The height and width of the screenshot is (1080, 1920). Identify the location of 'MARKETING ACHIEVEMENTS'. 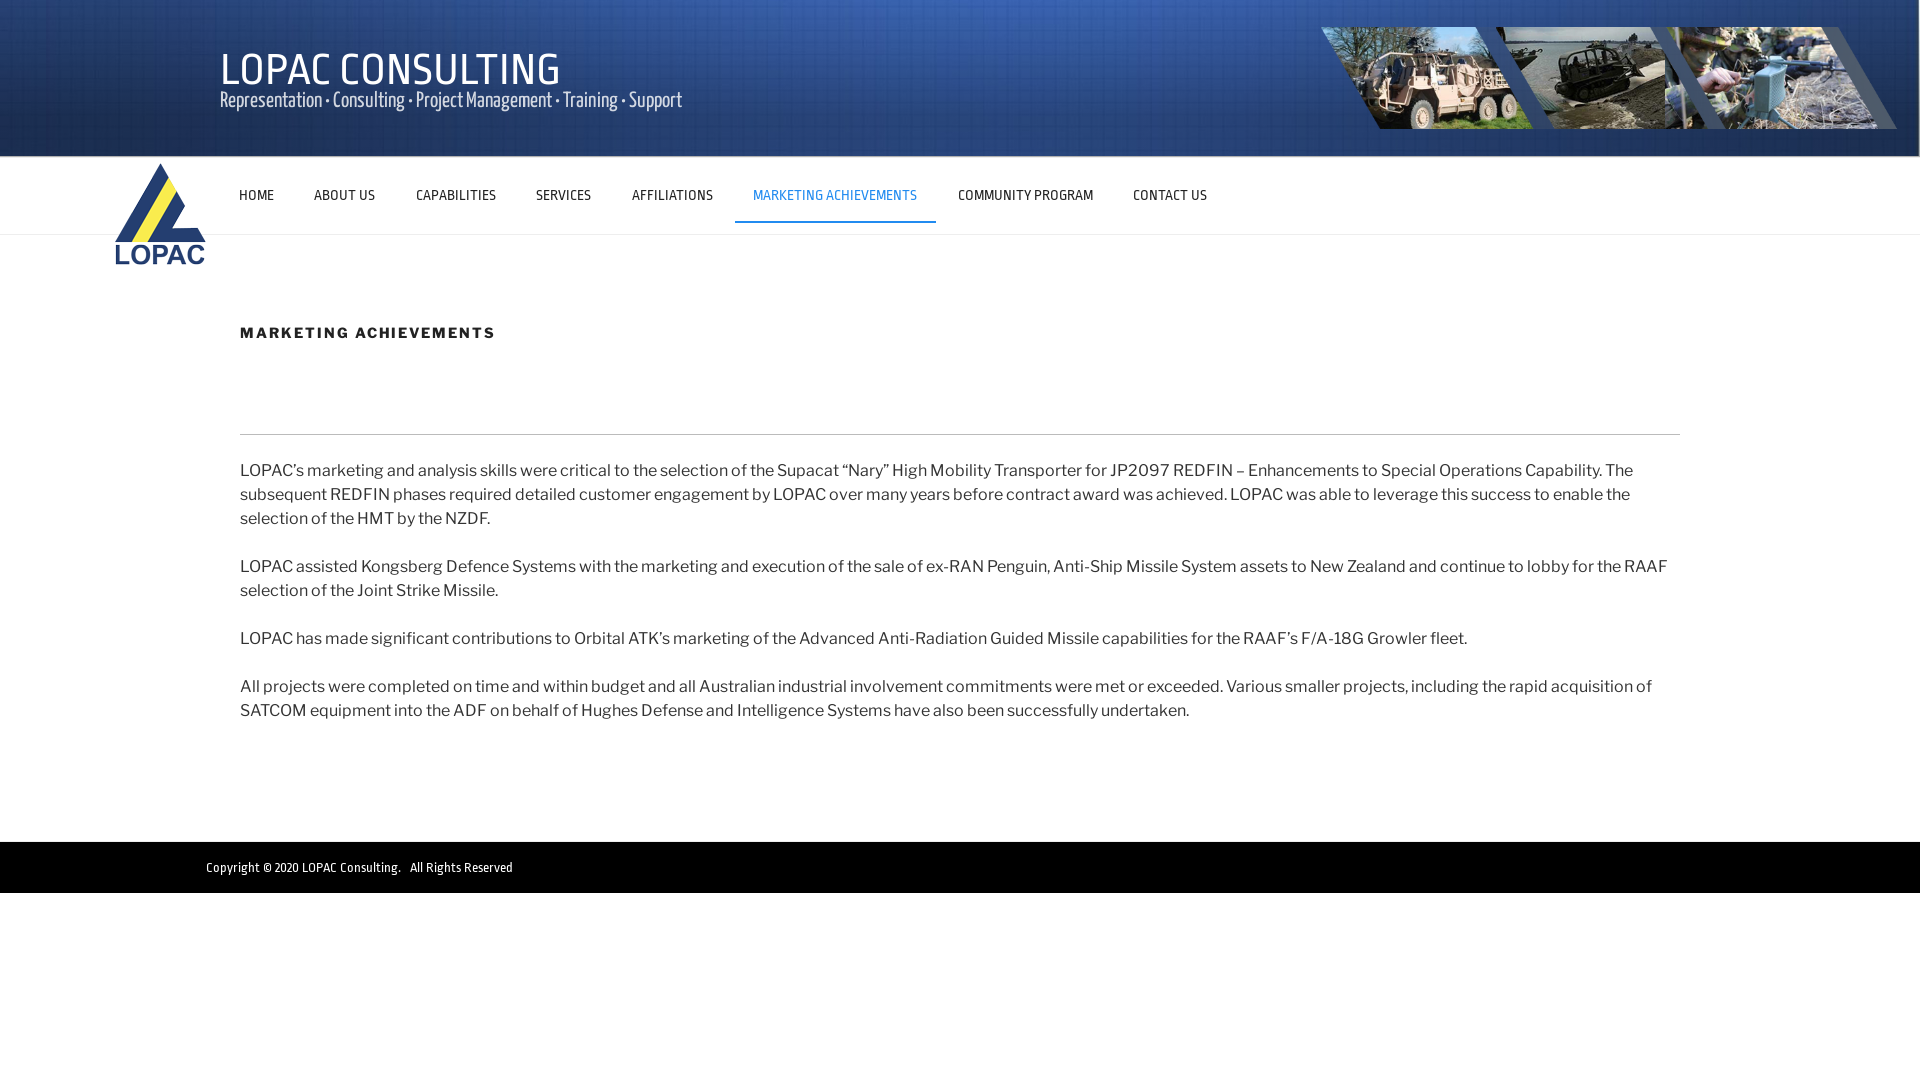
(835, 195).